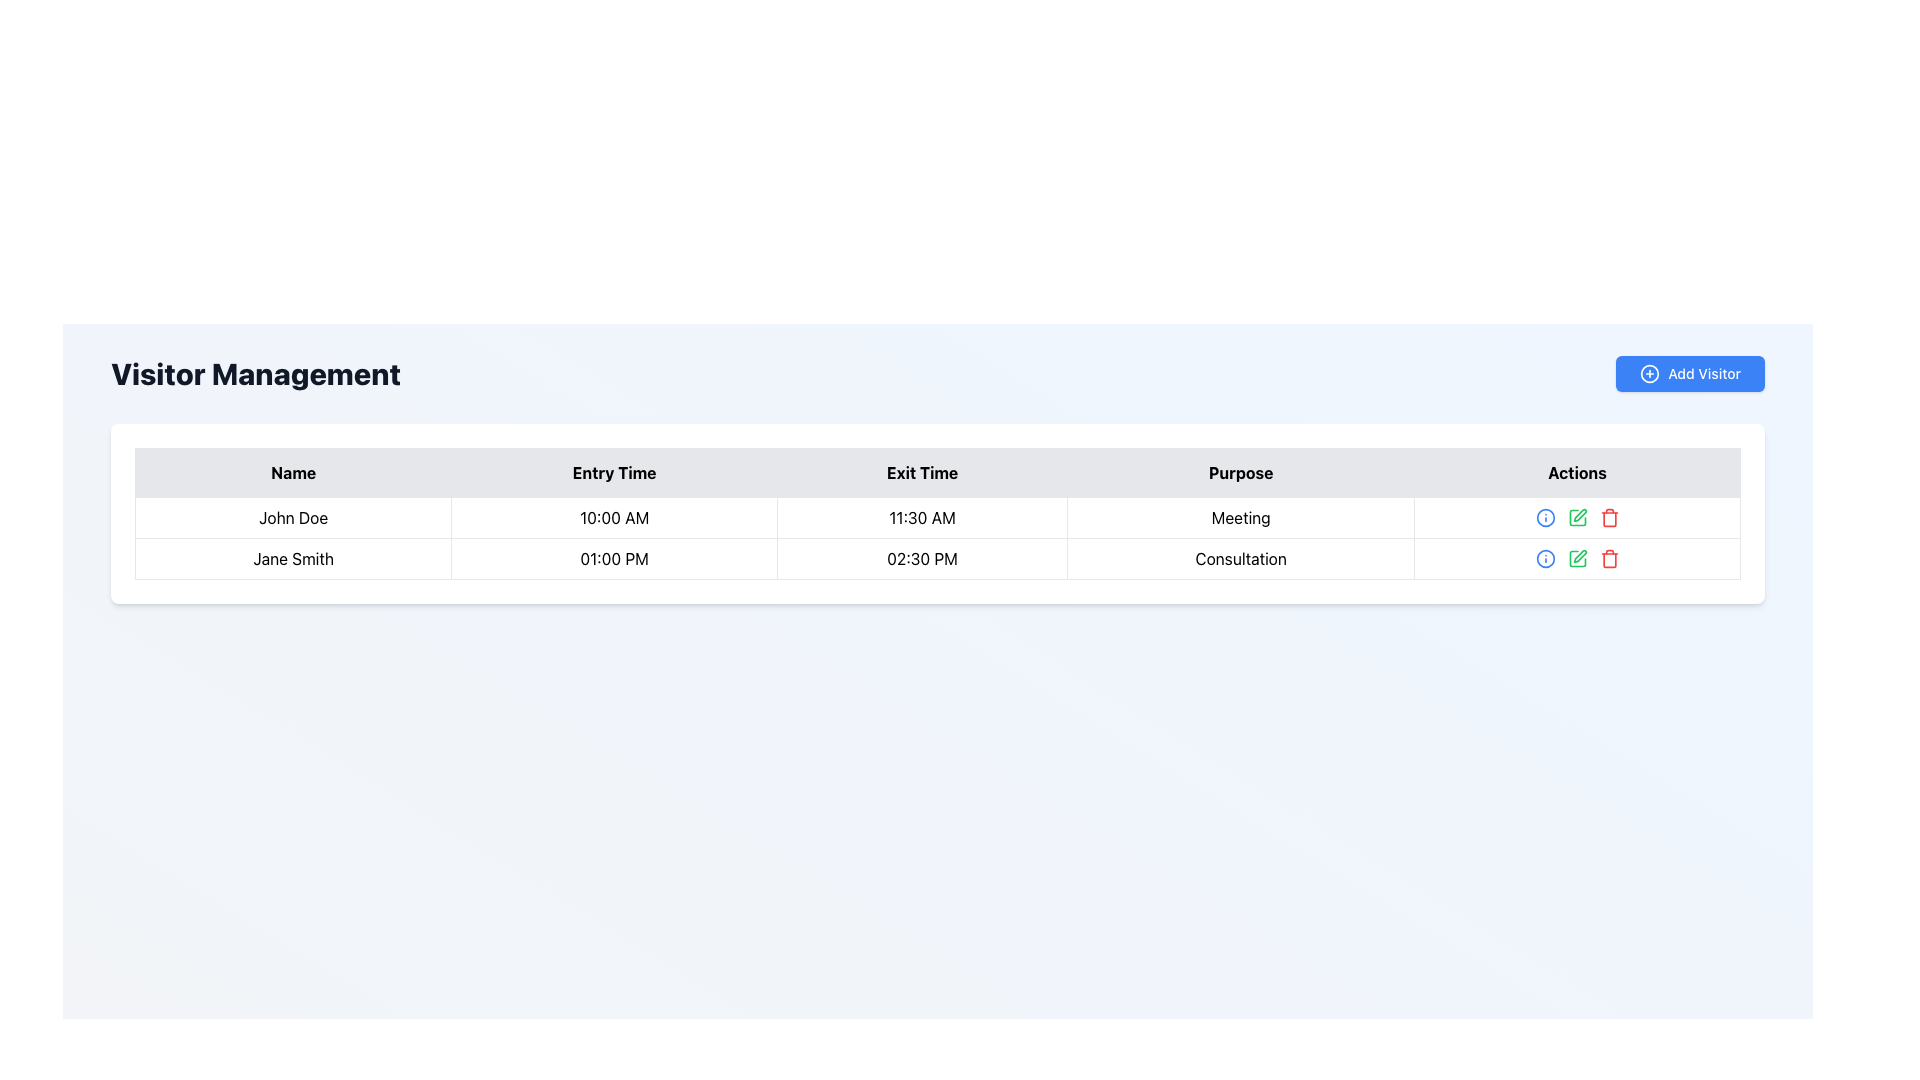  Describe the element at coordinates (936, 536) in the screenshot. I see `the table cell containing the exit time '11:30 AM' for the entry 'John Doe'` at that location.